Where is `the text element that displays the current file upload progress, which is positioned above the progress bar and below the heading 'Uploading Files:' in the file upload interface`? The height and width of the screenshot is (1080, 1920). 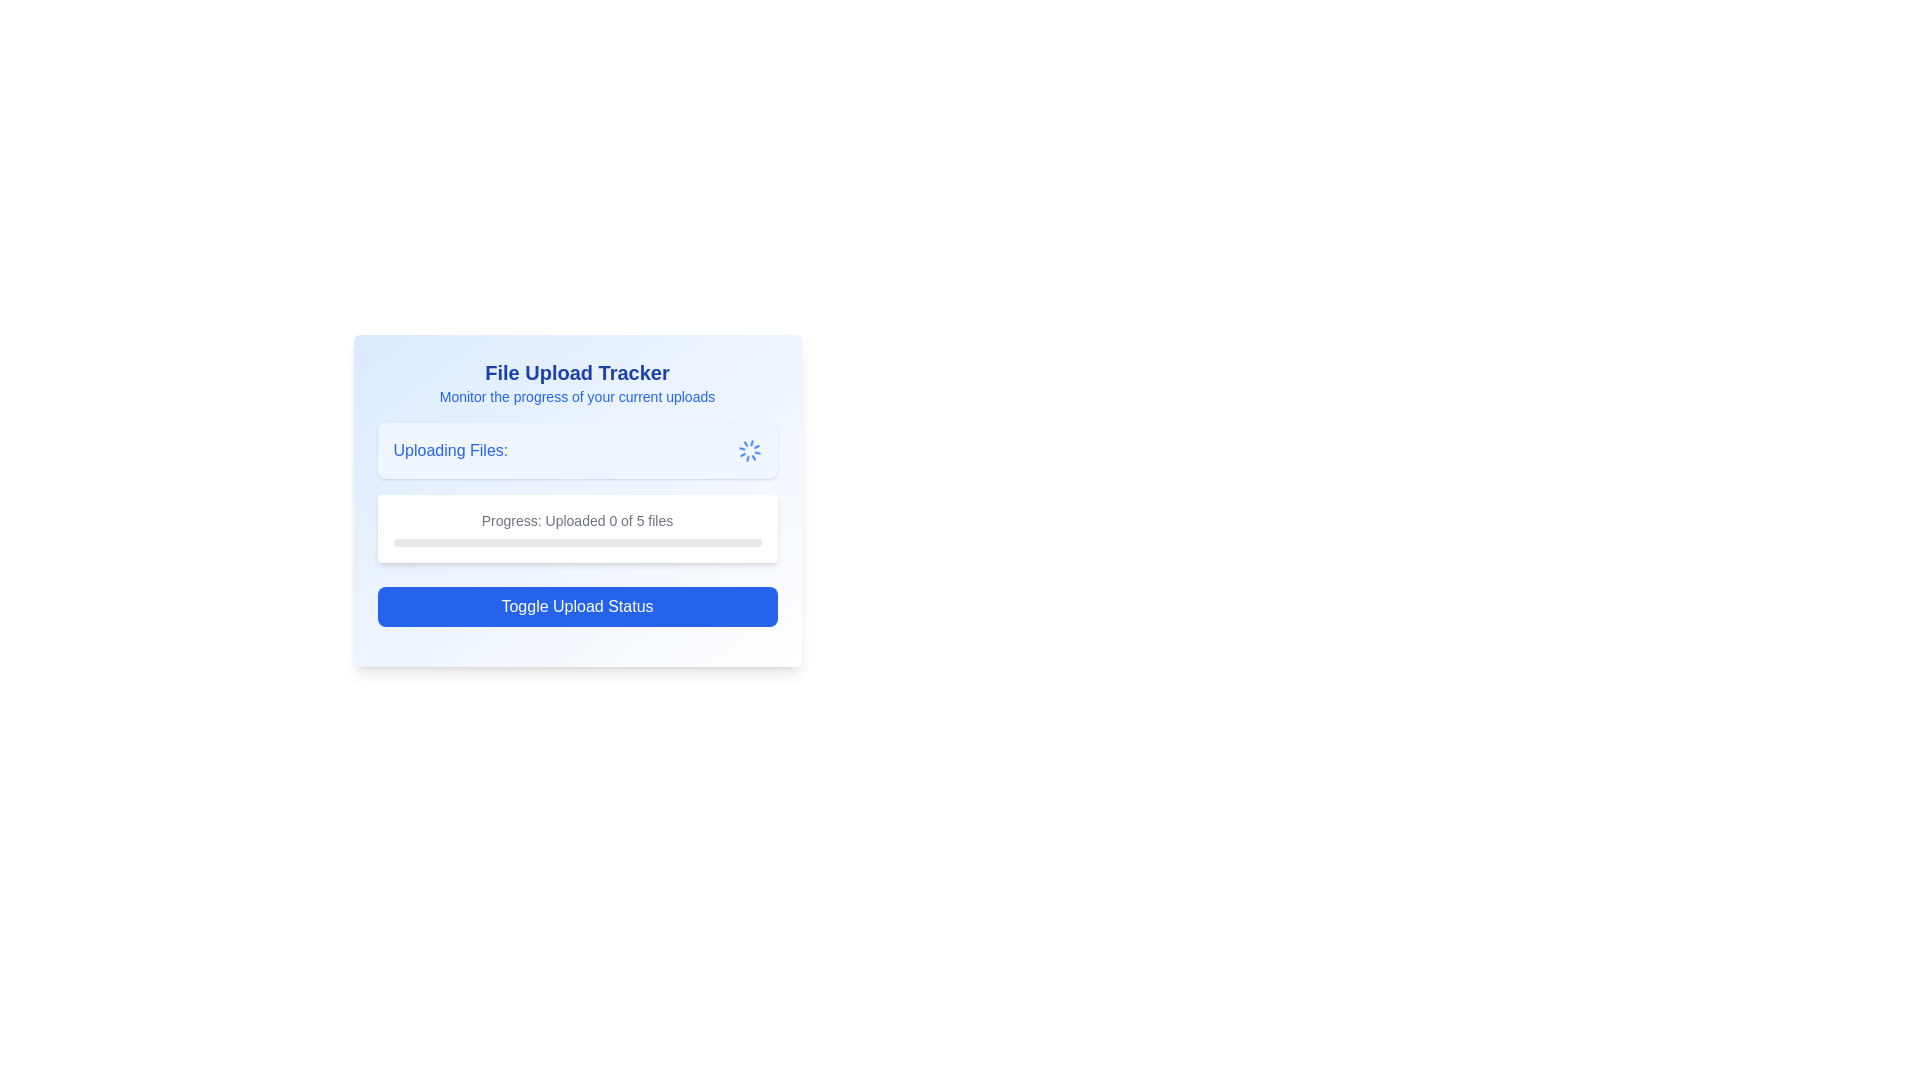 the text element that displays the current file upload progress, which is positioned above the progress bar and below the heading 'Uploading Files:' in the file upload interface is located at coordinates (576, 519).